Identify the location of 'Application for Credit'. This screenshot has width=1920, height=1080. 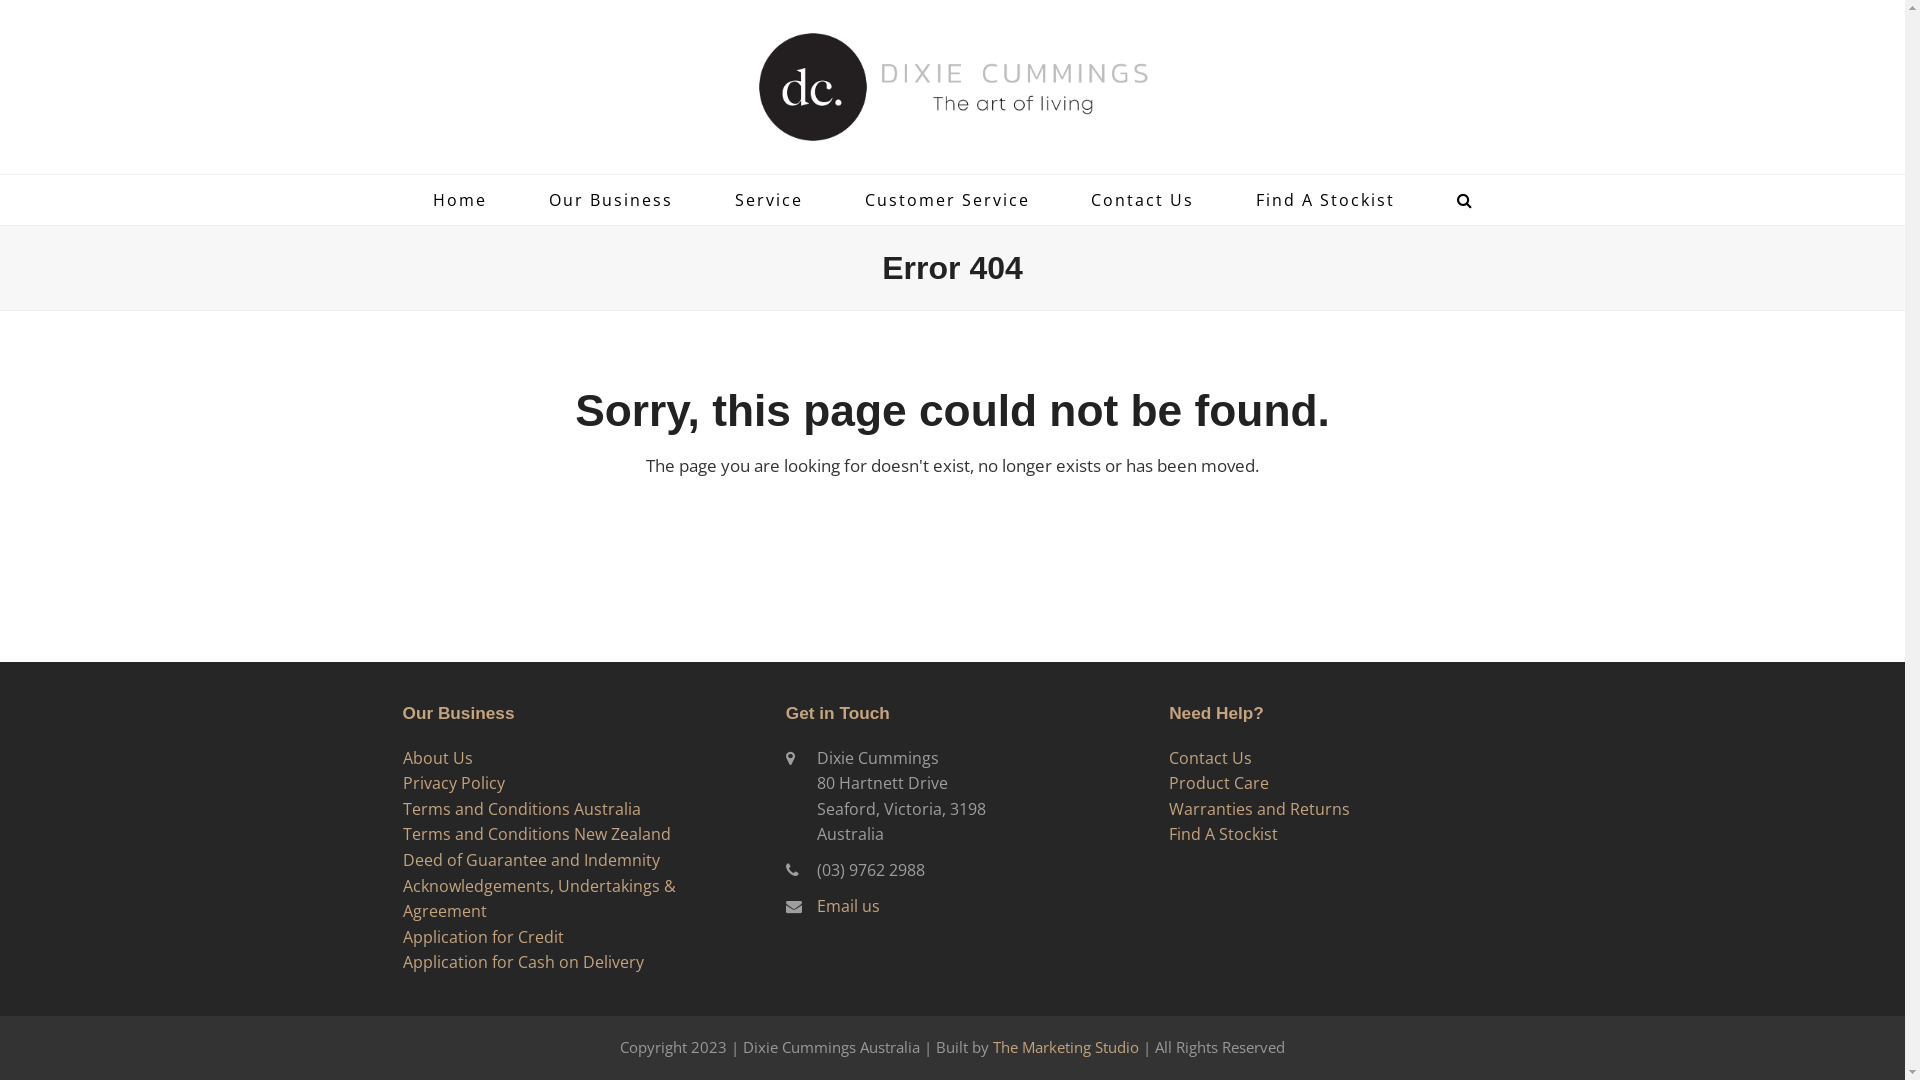
(482, 937).